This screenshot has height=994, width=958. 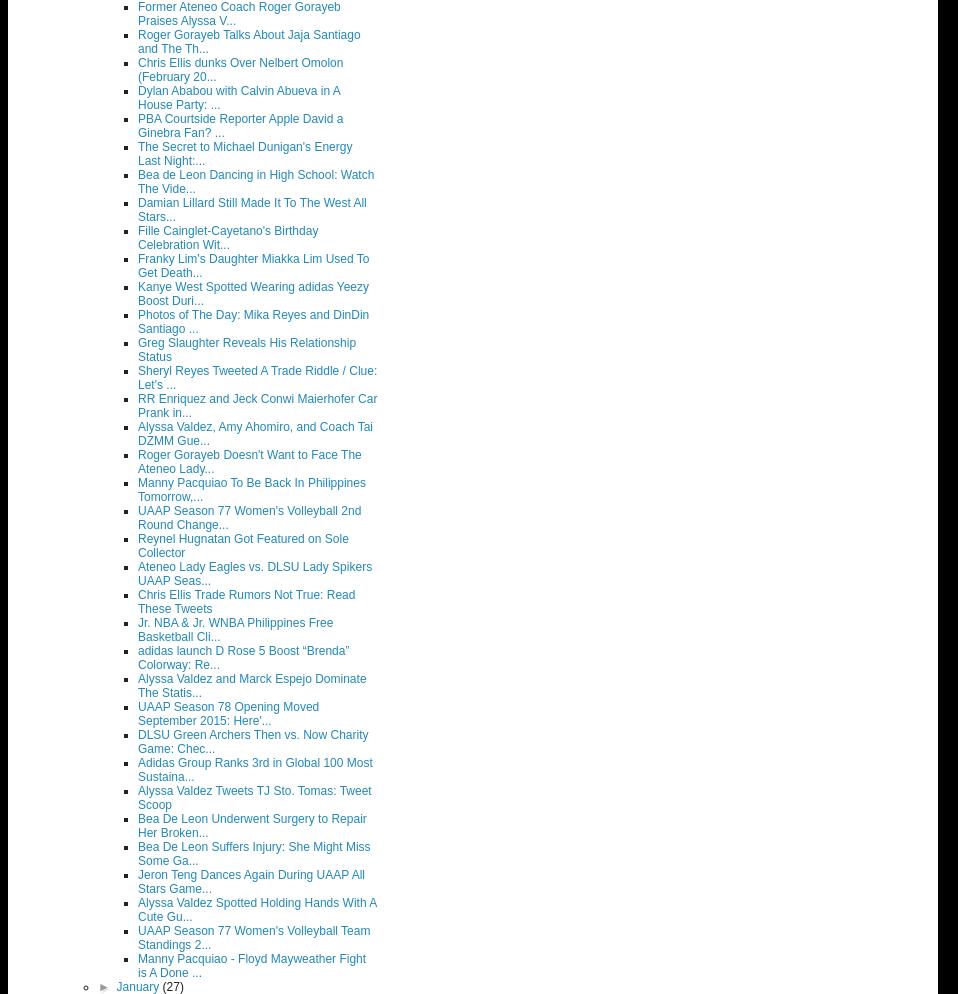 I want to click on 'Alyssa Valdez Tweets TJ Sto. Tomas: Tweet Scoop', so click(x=254, y=797).